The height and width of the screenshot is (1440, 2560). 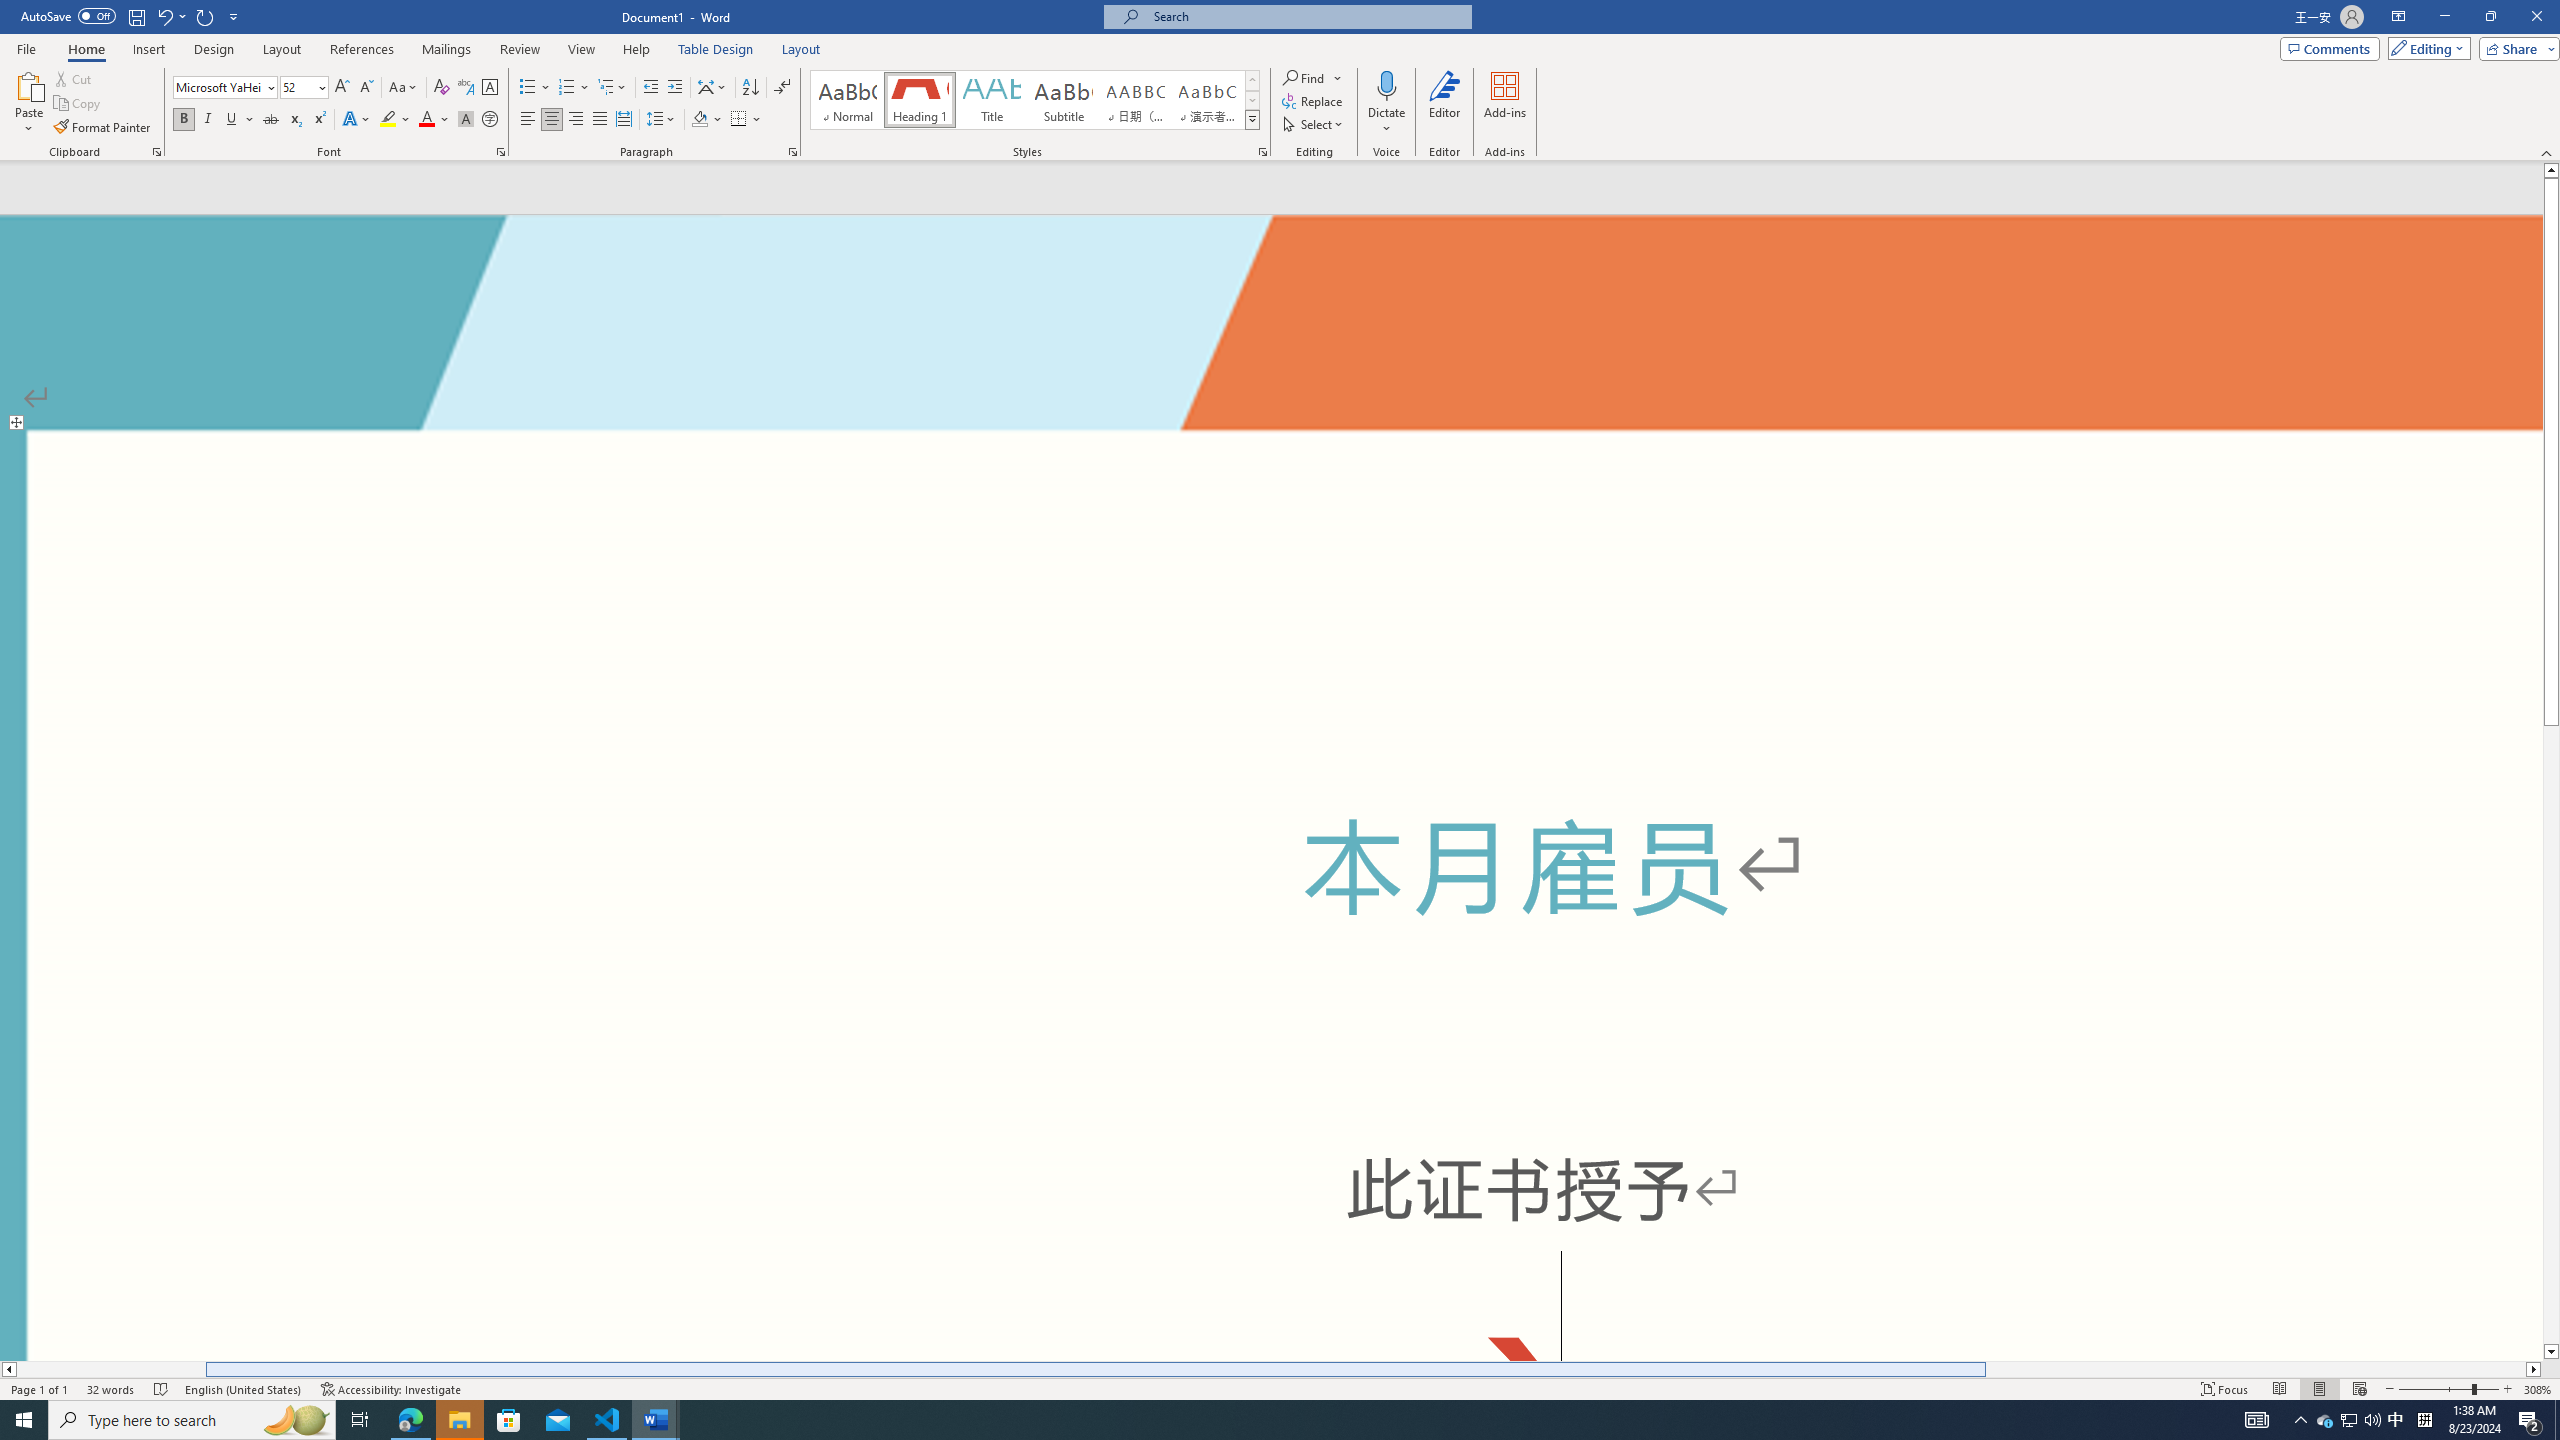 I want to click on 'Grow Font', so click(x=341, y=87).